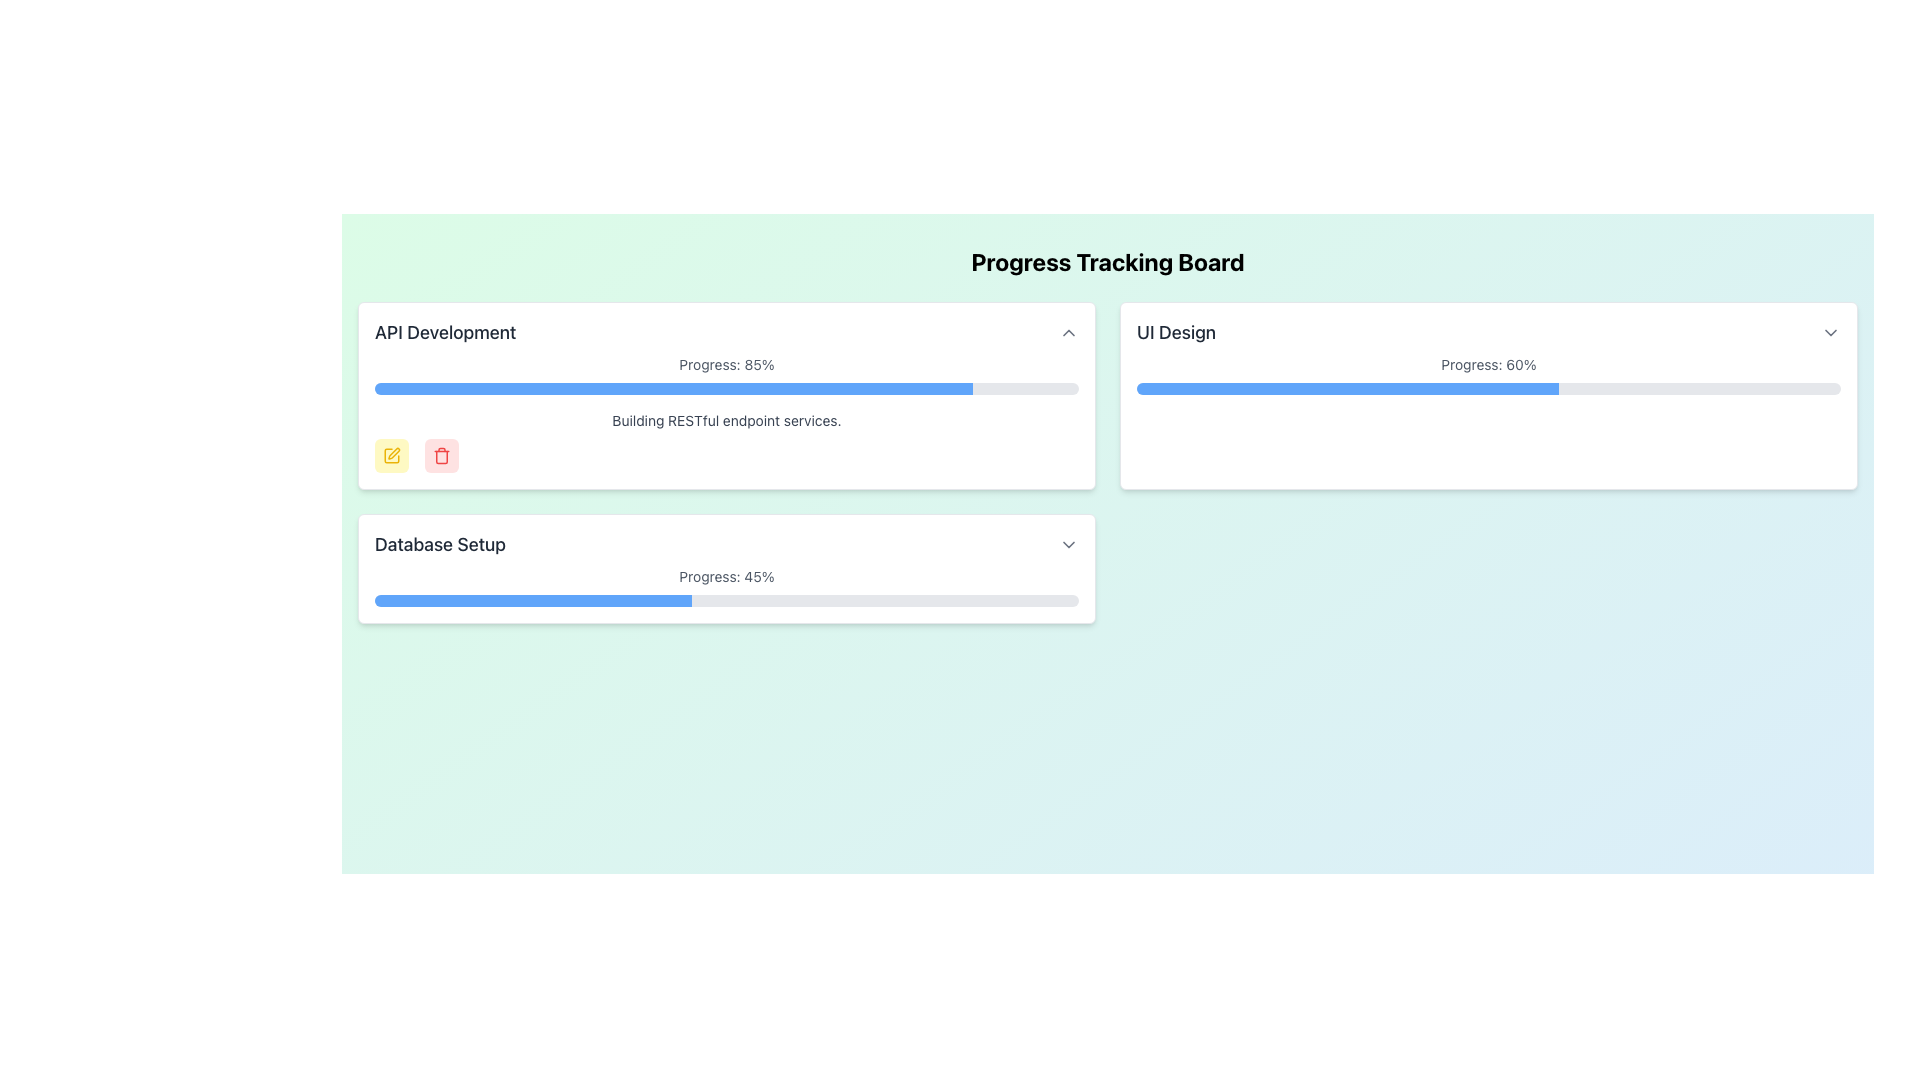 The image size is (1920, 1080). I want to click on the small, square-shaped red button with rounded corners and a trash icon, which is the second button under the progress bar in the 'API Development' section, so click(440, 455).